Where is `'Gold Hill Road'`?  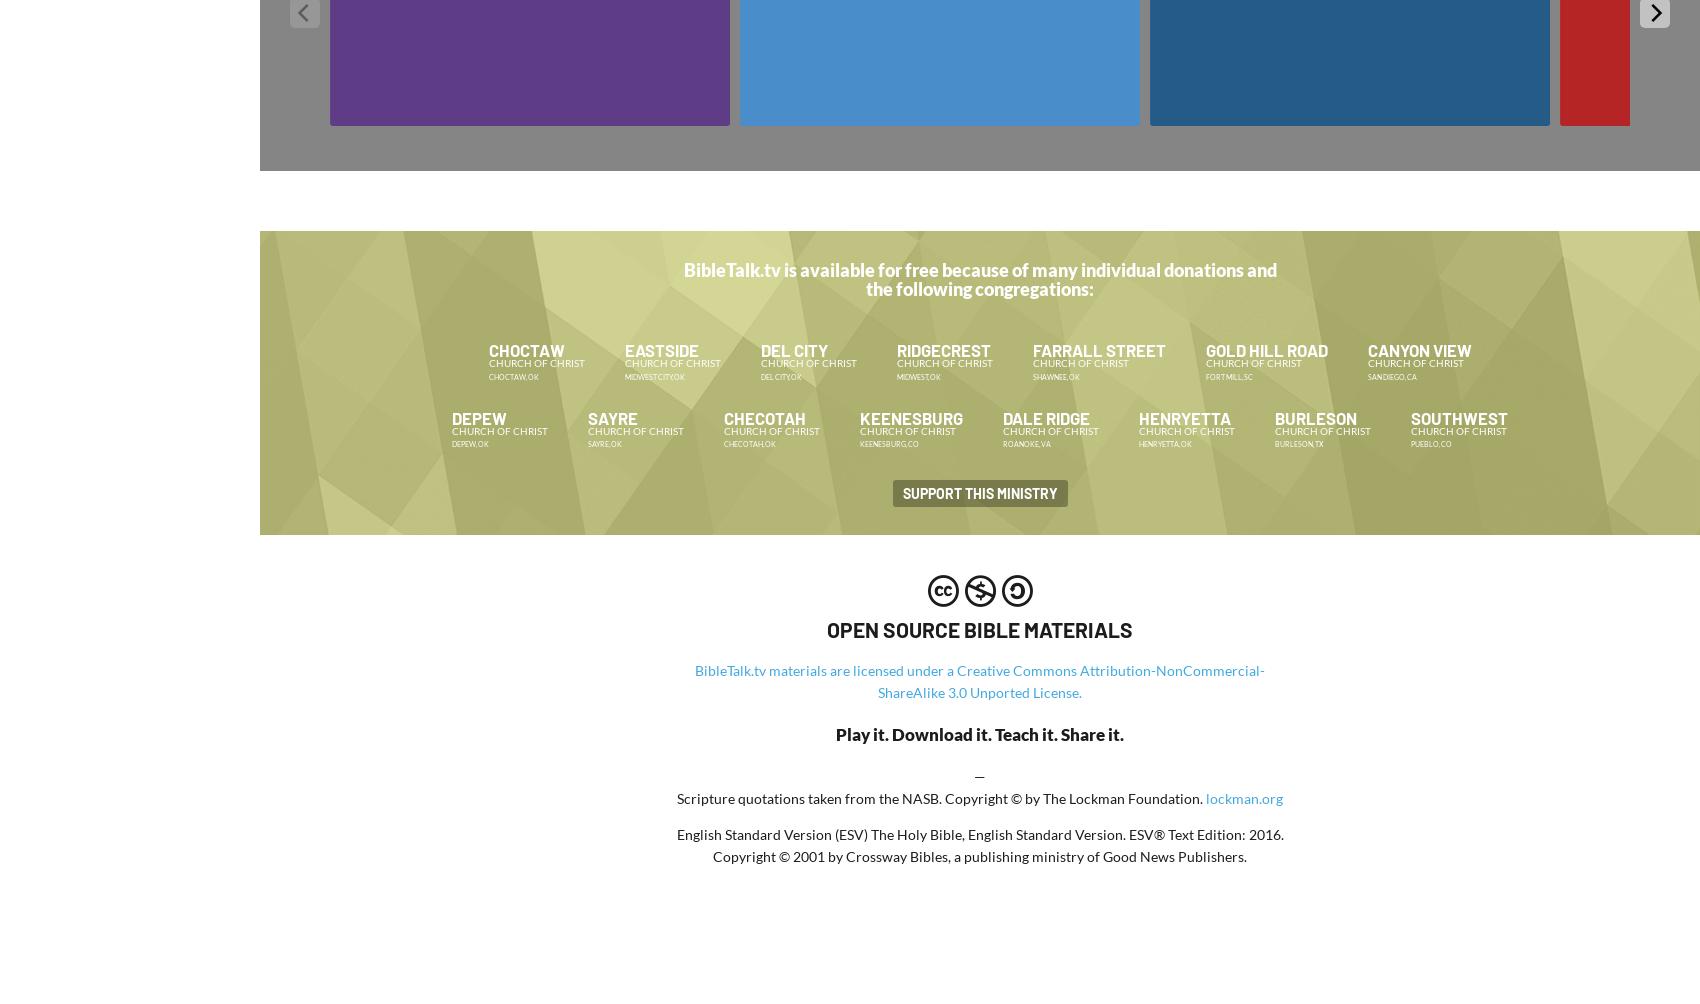 'Gold Hill Road' is located at coordinates (1203, 348).